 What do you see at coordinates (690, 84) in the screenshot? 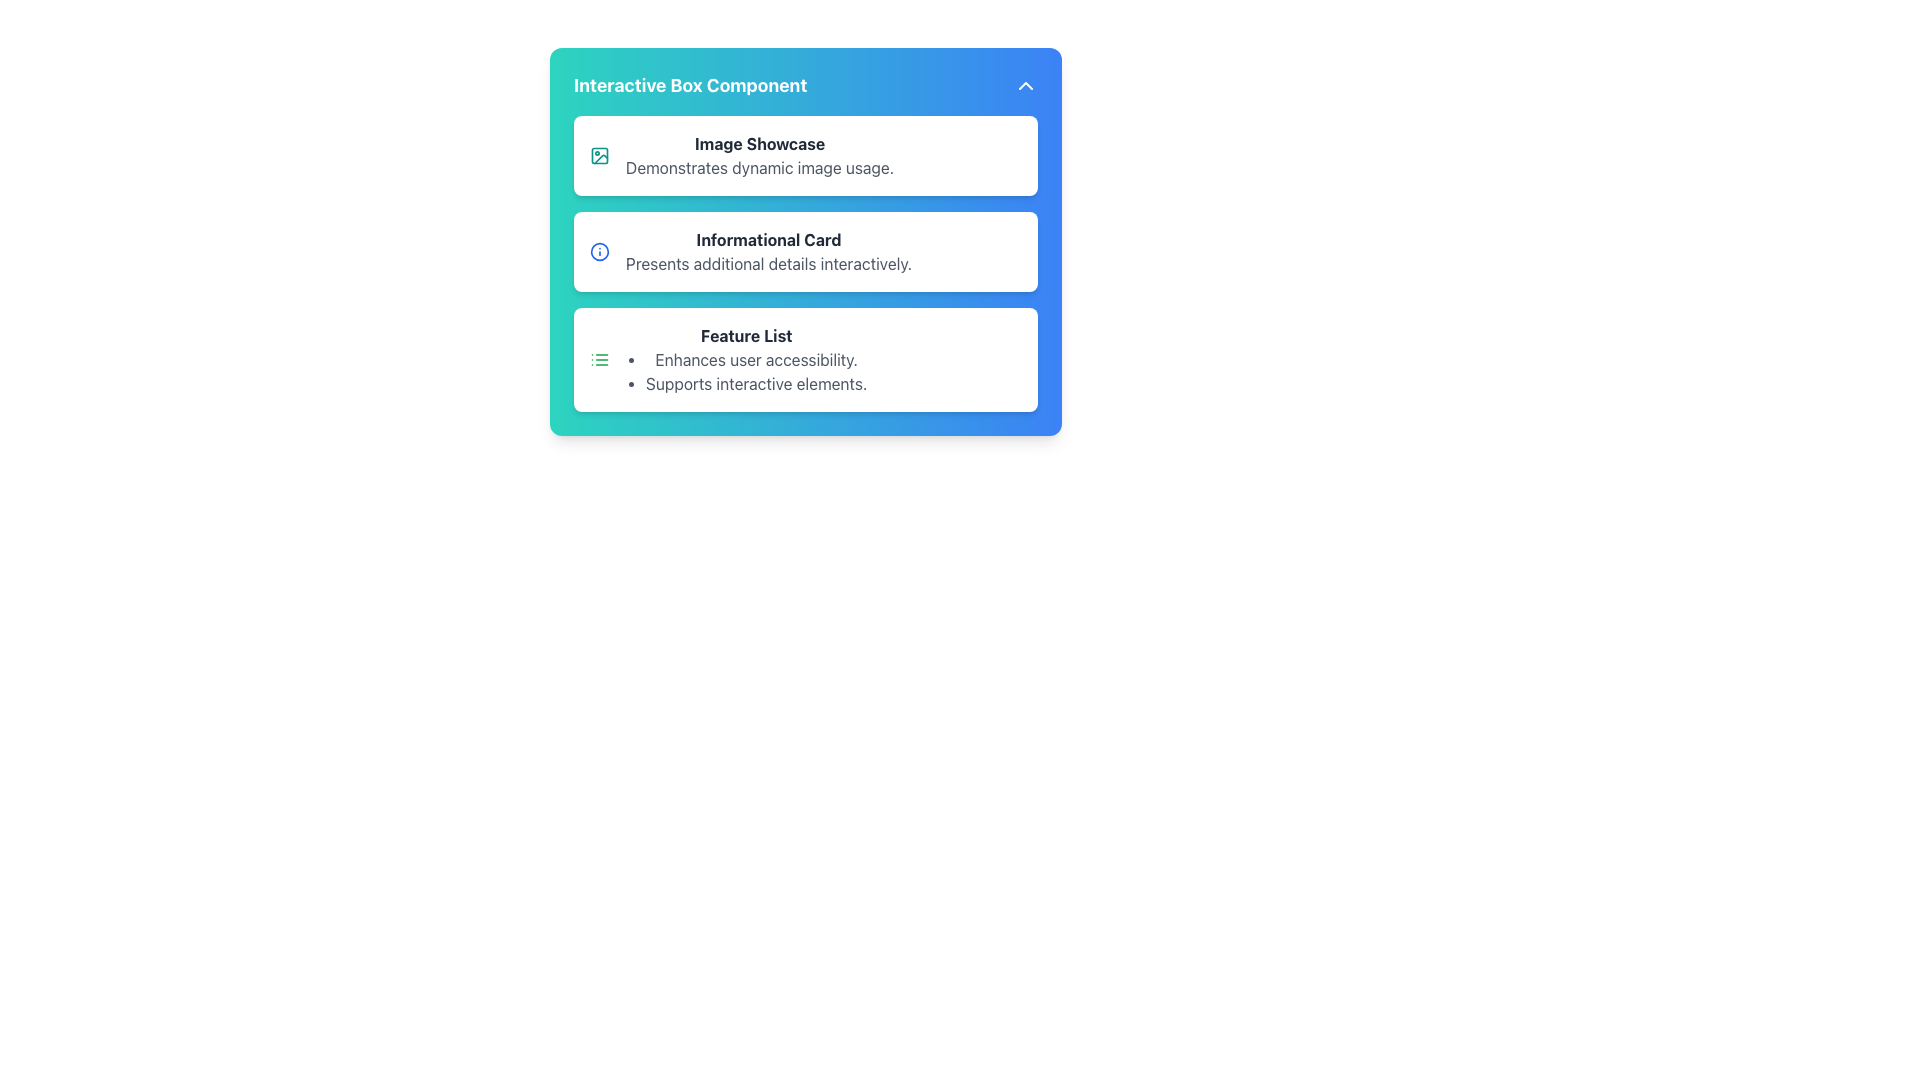
I see `the title text display at the top-left corner of the card interface, which identifies the content below` at bounding box center [690, 84].